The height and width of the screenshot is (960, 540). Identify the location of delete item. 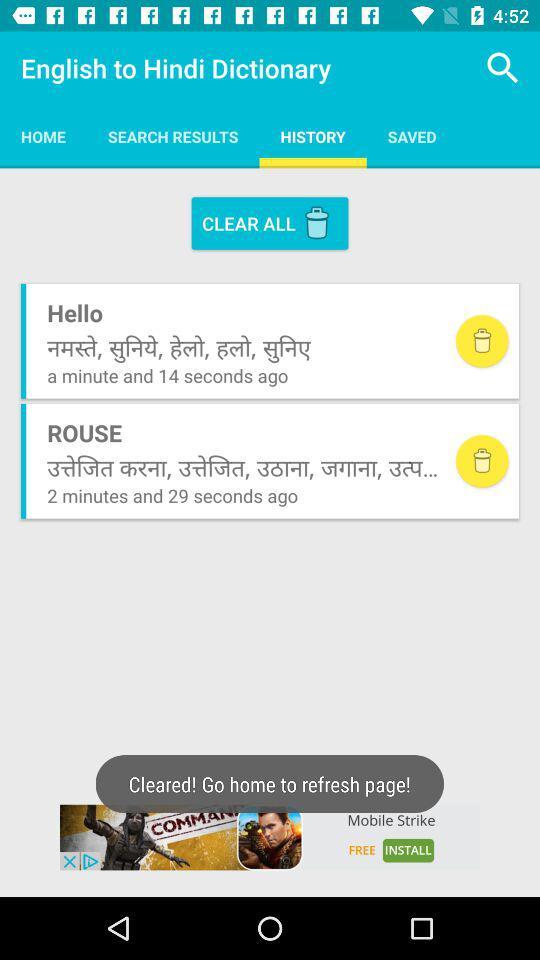
(481, 341).